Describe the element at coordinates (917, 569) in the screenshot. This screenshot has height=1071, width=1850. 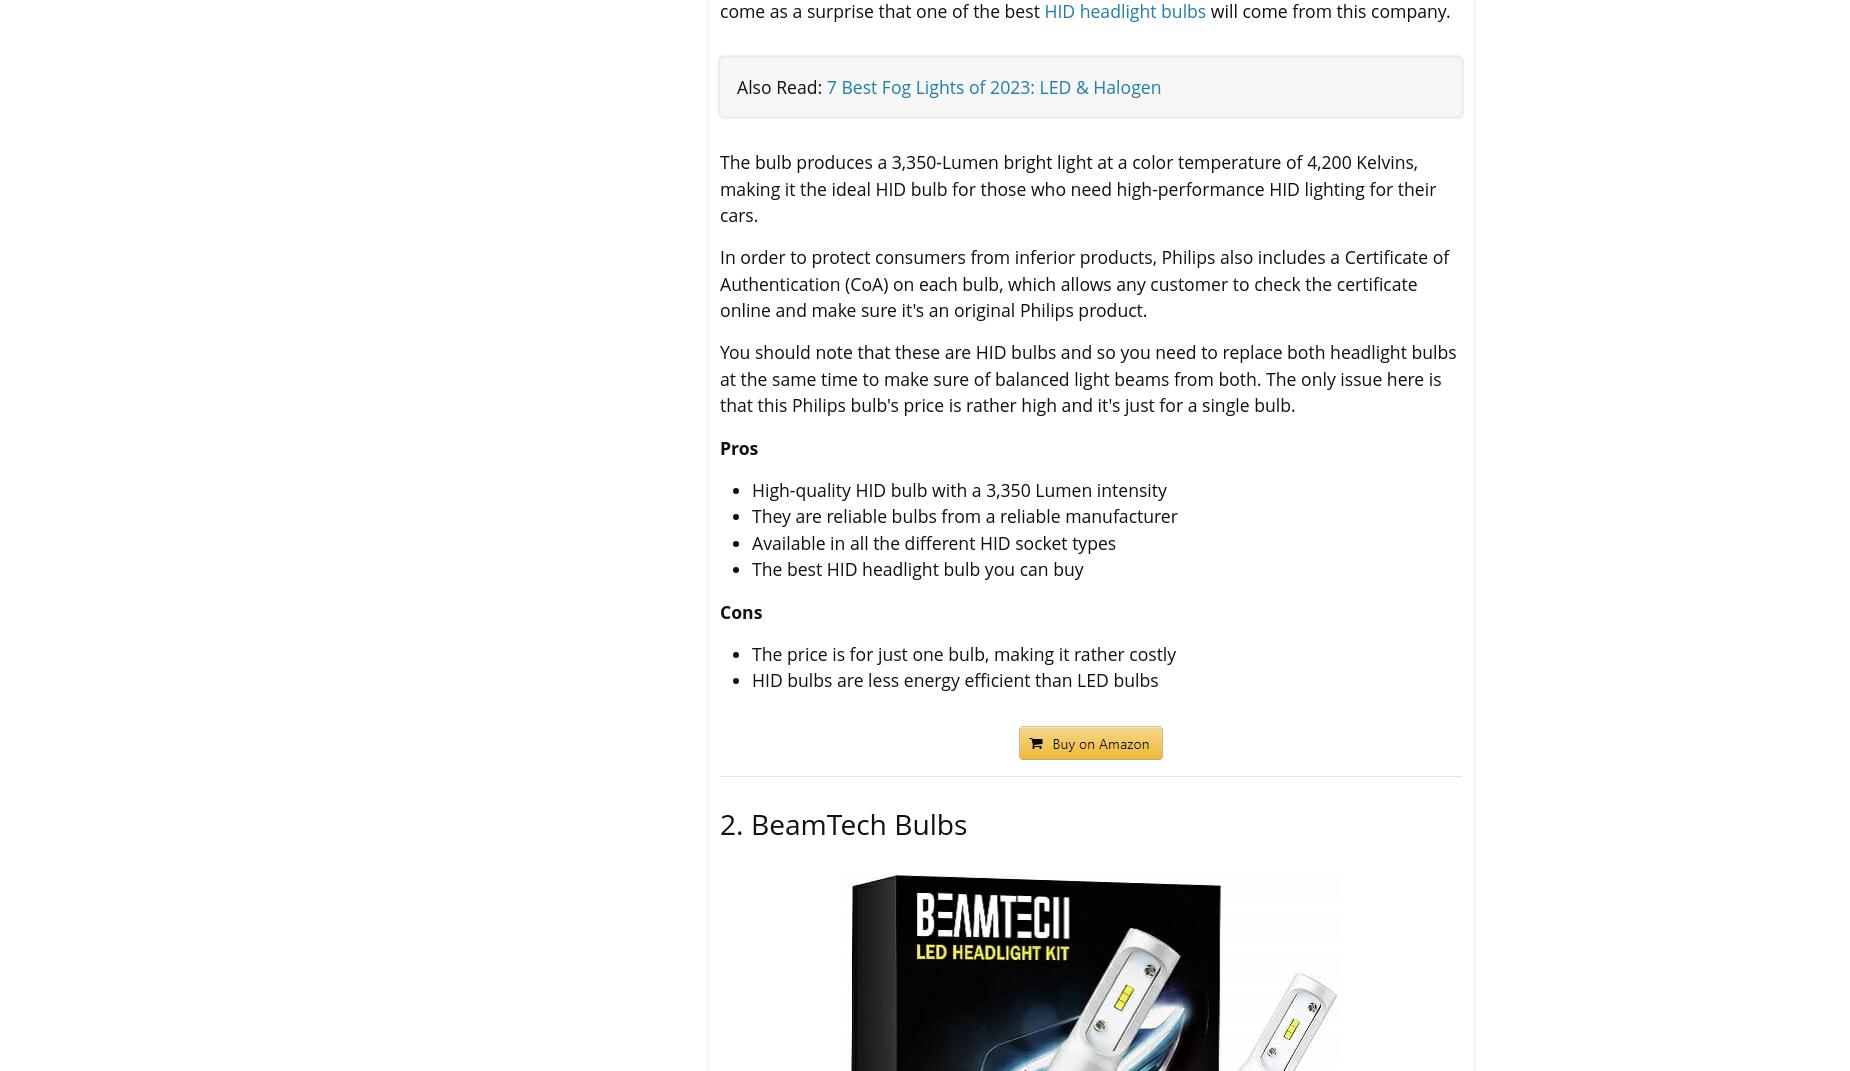
I see `'The best HID headlight bulb you can buy'` at that location.